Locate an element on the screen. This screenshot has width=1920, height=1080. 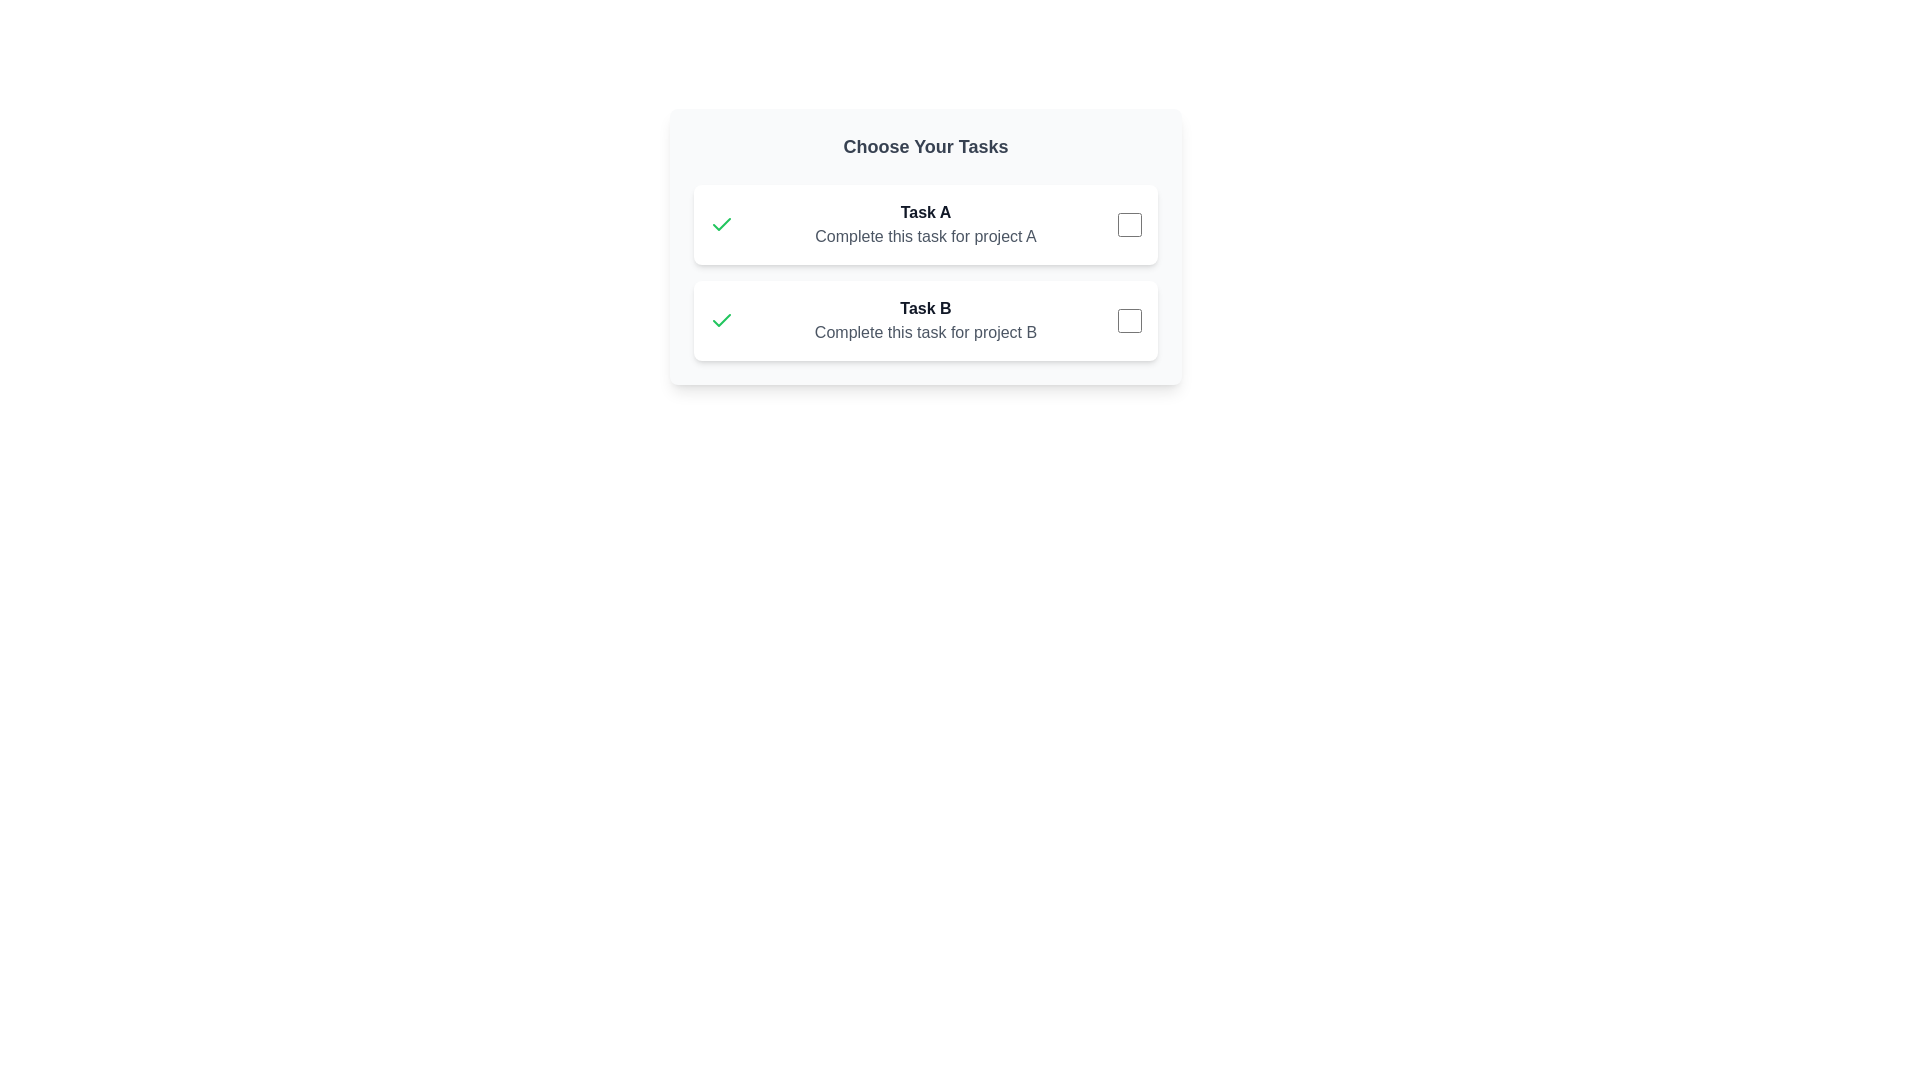
the completed task icon for Task B, which is a visual indicator located on the left side of the task description and checkbox, representing that the task has been marked as completed is located at coordinates (720, 319).